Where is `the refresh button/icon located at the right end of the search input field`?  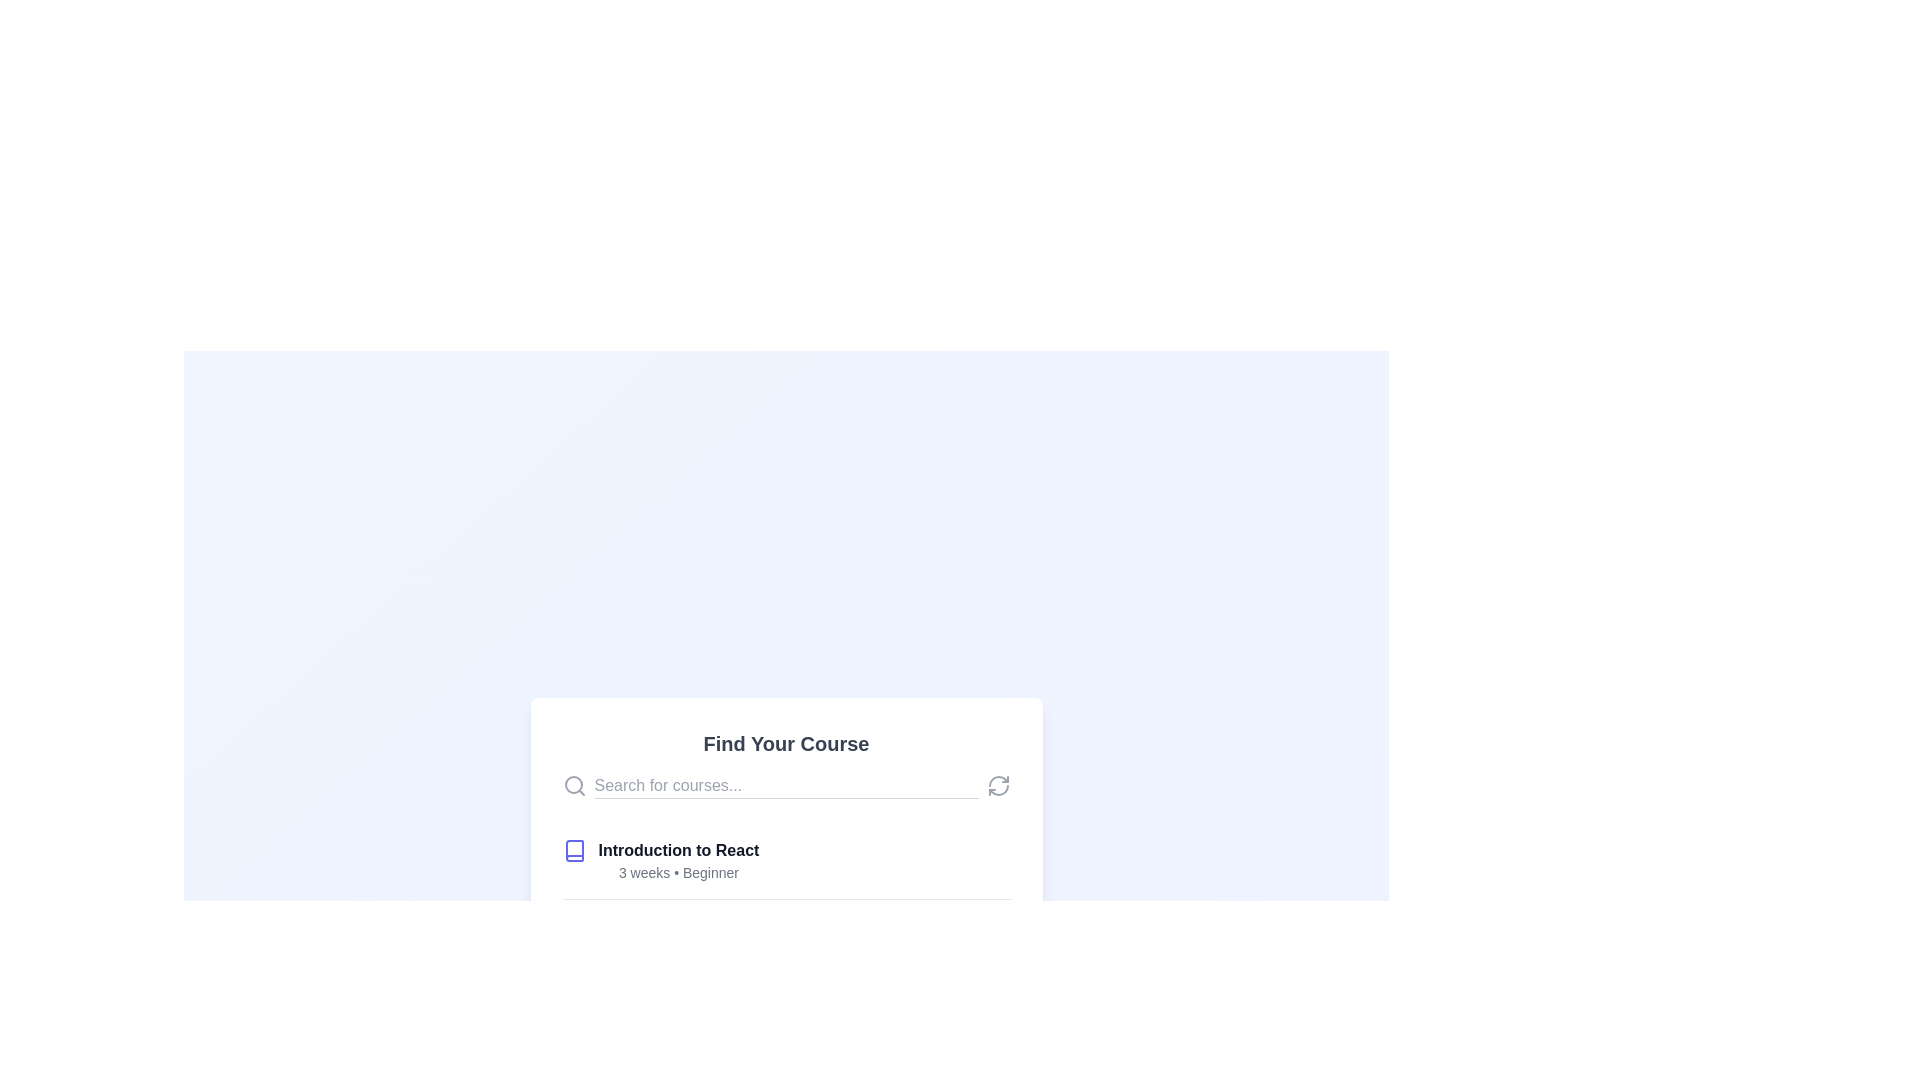 the refresh button/icon located at the right end of the search input field is located at coordinates (998, 785).